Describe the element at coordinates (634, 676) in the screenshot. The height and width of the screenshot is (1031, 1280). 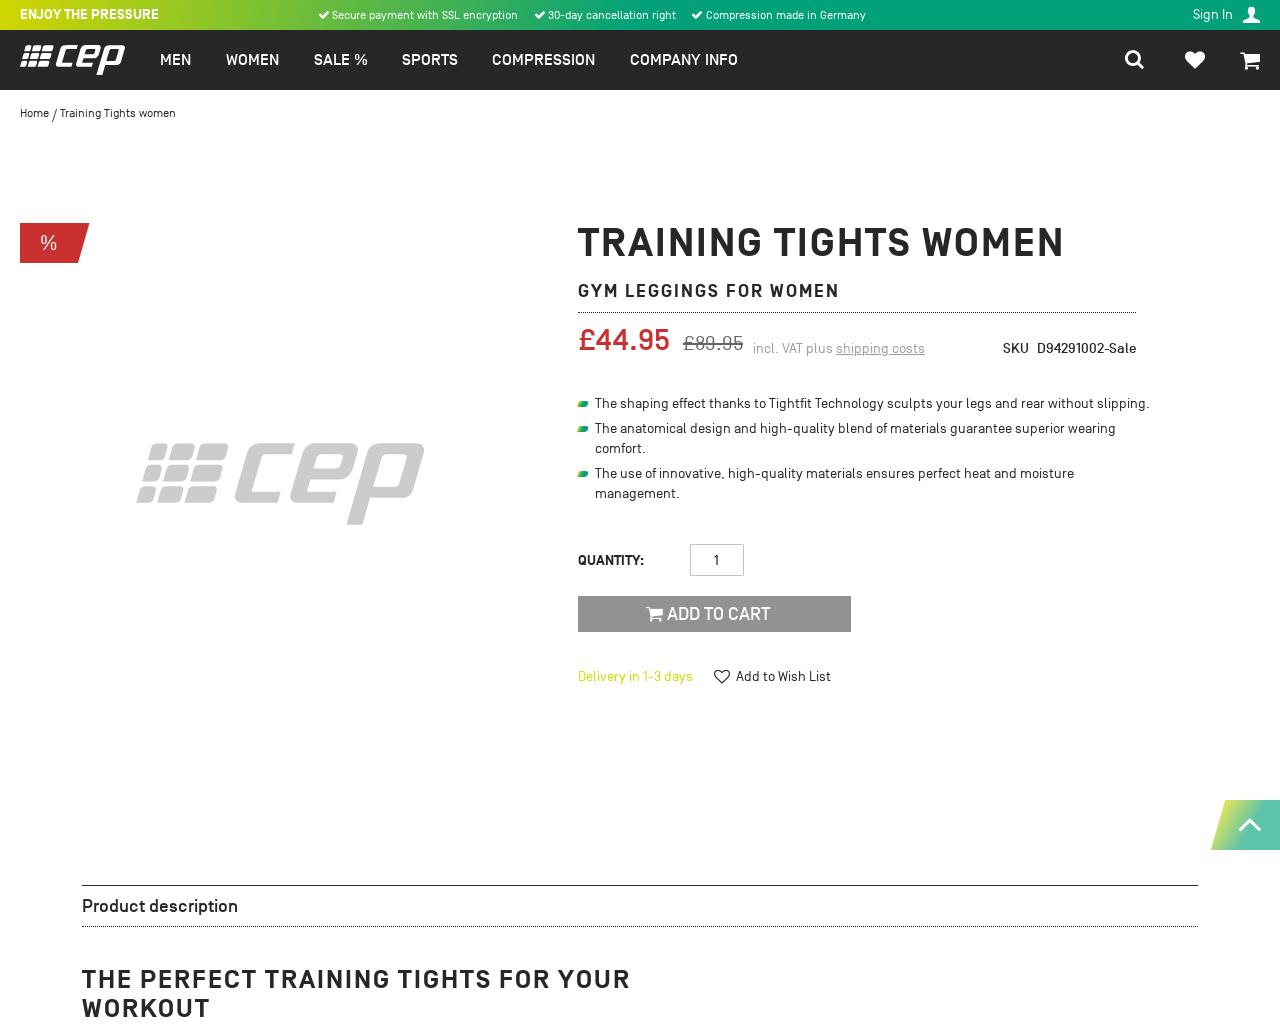
I see `'Delivery in 1-3 days'` at that location.